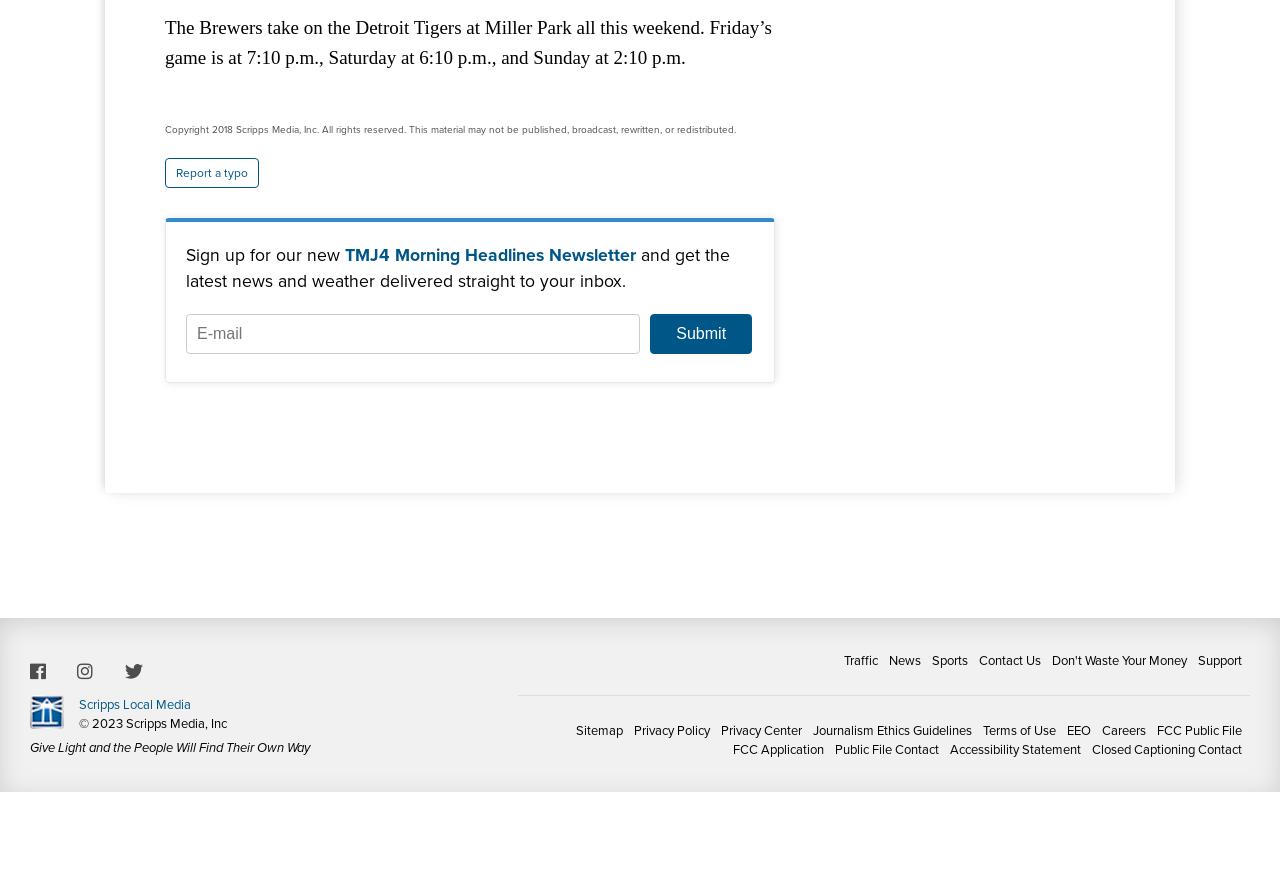  What do you see at coordinates (1118, 658) in the screenshot?
I see `'Don't Waste Your Money'` at bounding box center [1118, 658].